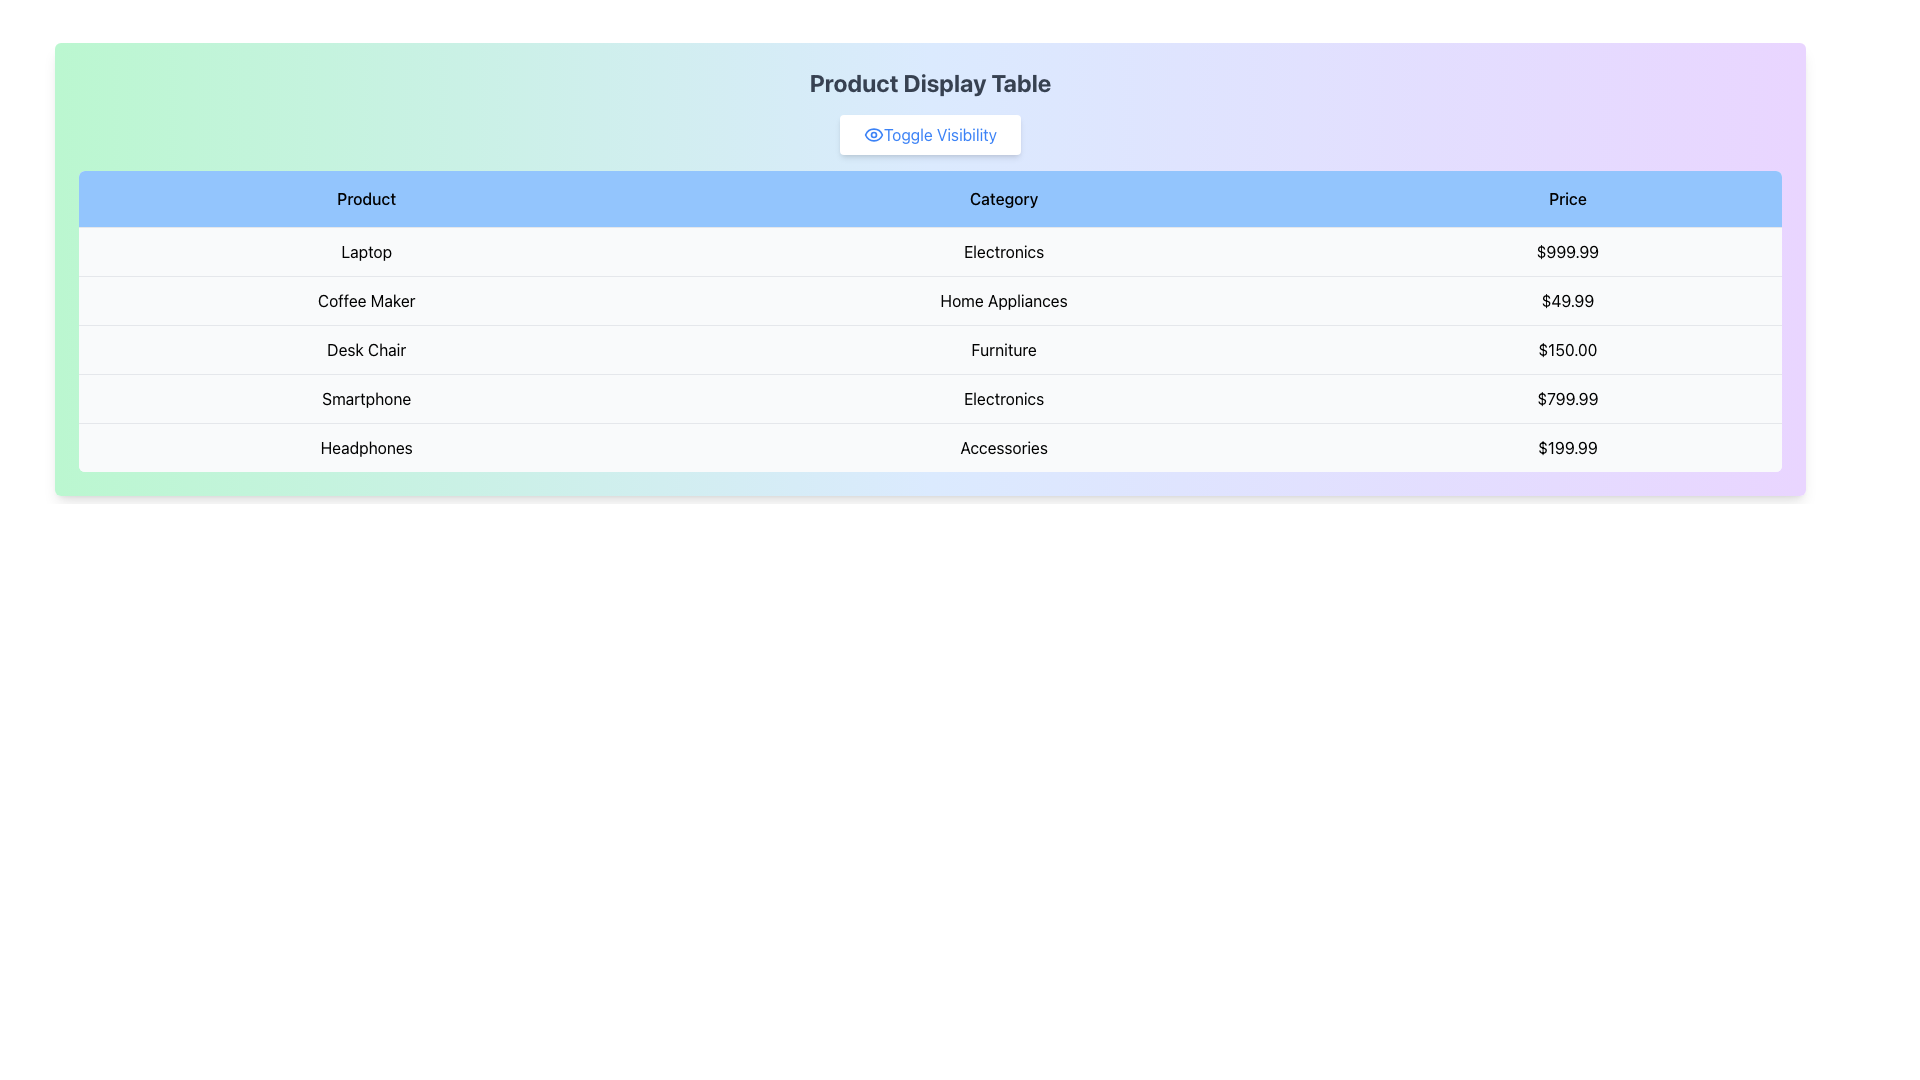 This screenshot has width=1920, height=1080. I want to click on the 'Coffee Maker' text label which is located in the second row under the 'Product' header of a table-like structure, so click(366, 300).